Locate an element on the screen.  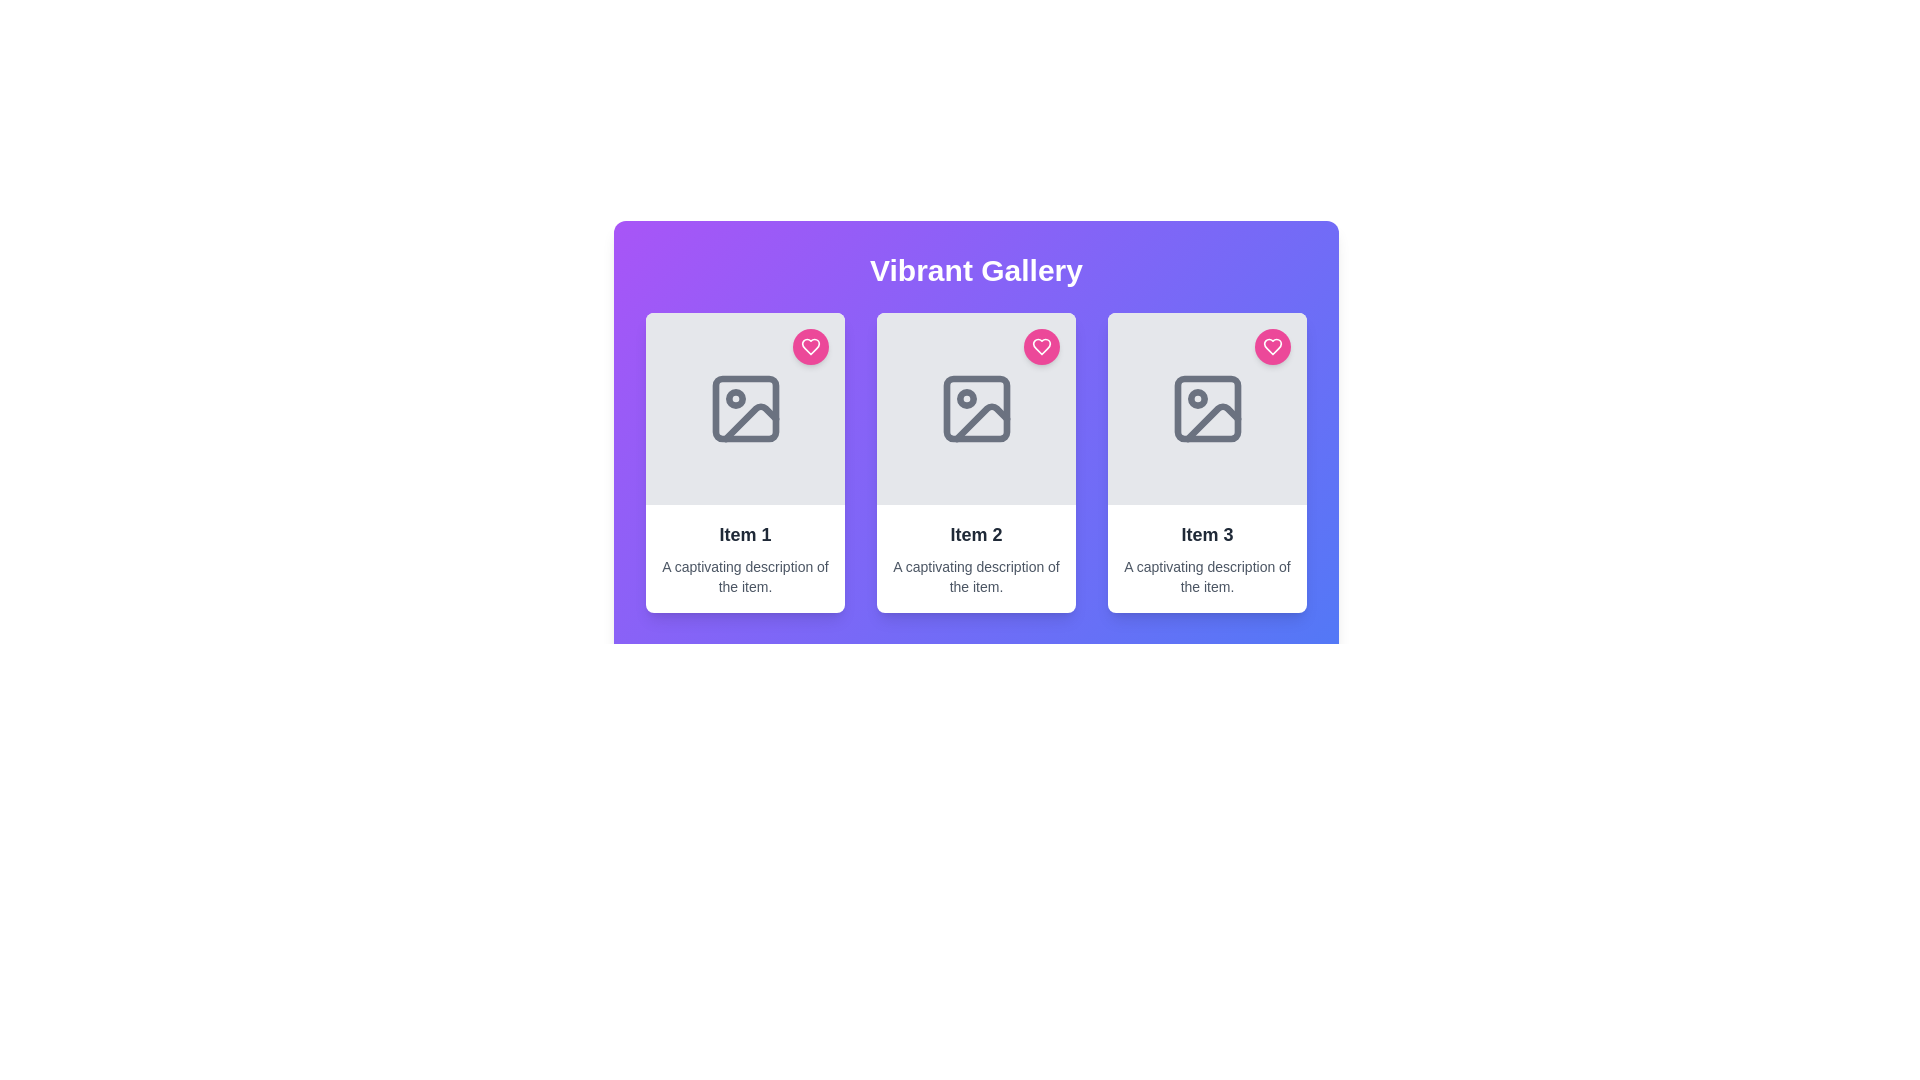
text content of the text label displaying 'A captivating description of the item.' located under the header 'Item 3' in the third card of the horizontally aligned set is located at coordinates (1206, 577).